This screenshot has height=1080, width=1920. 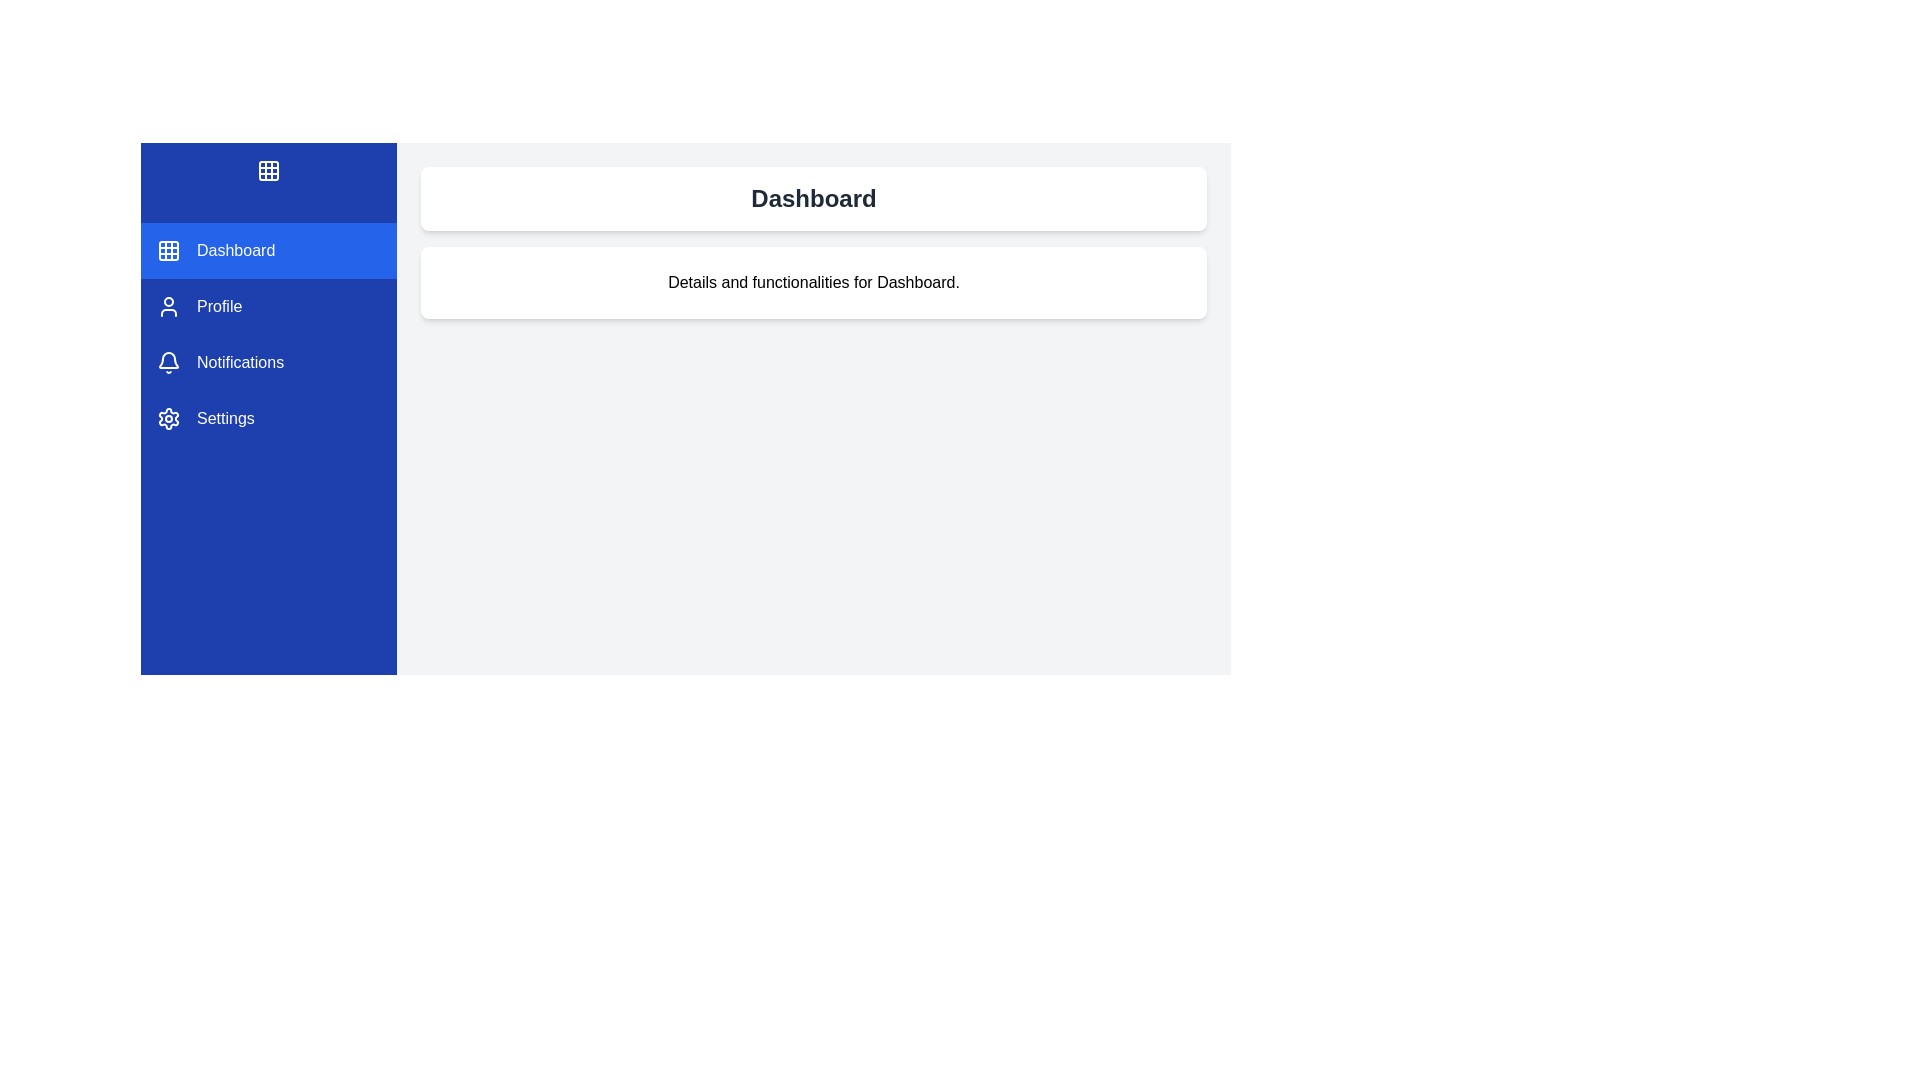 I want to click on the top-left graphical grid cell located in the navigation side panel by moving the cursor to its center point, so click(x=168, y=249).